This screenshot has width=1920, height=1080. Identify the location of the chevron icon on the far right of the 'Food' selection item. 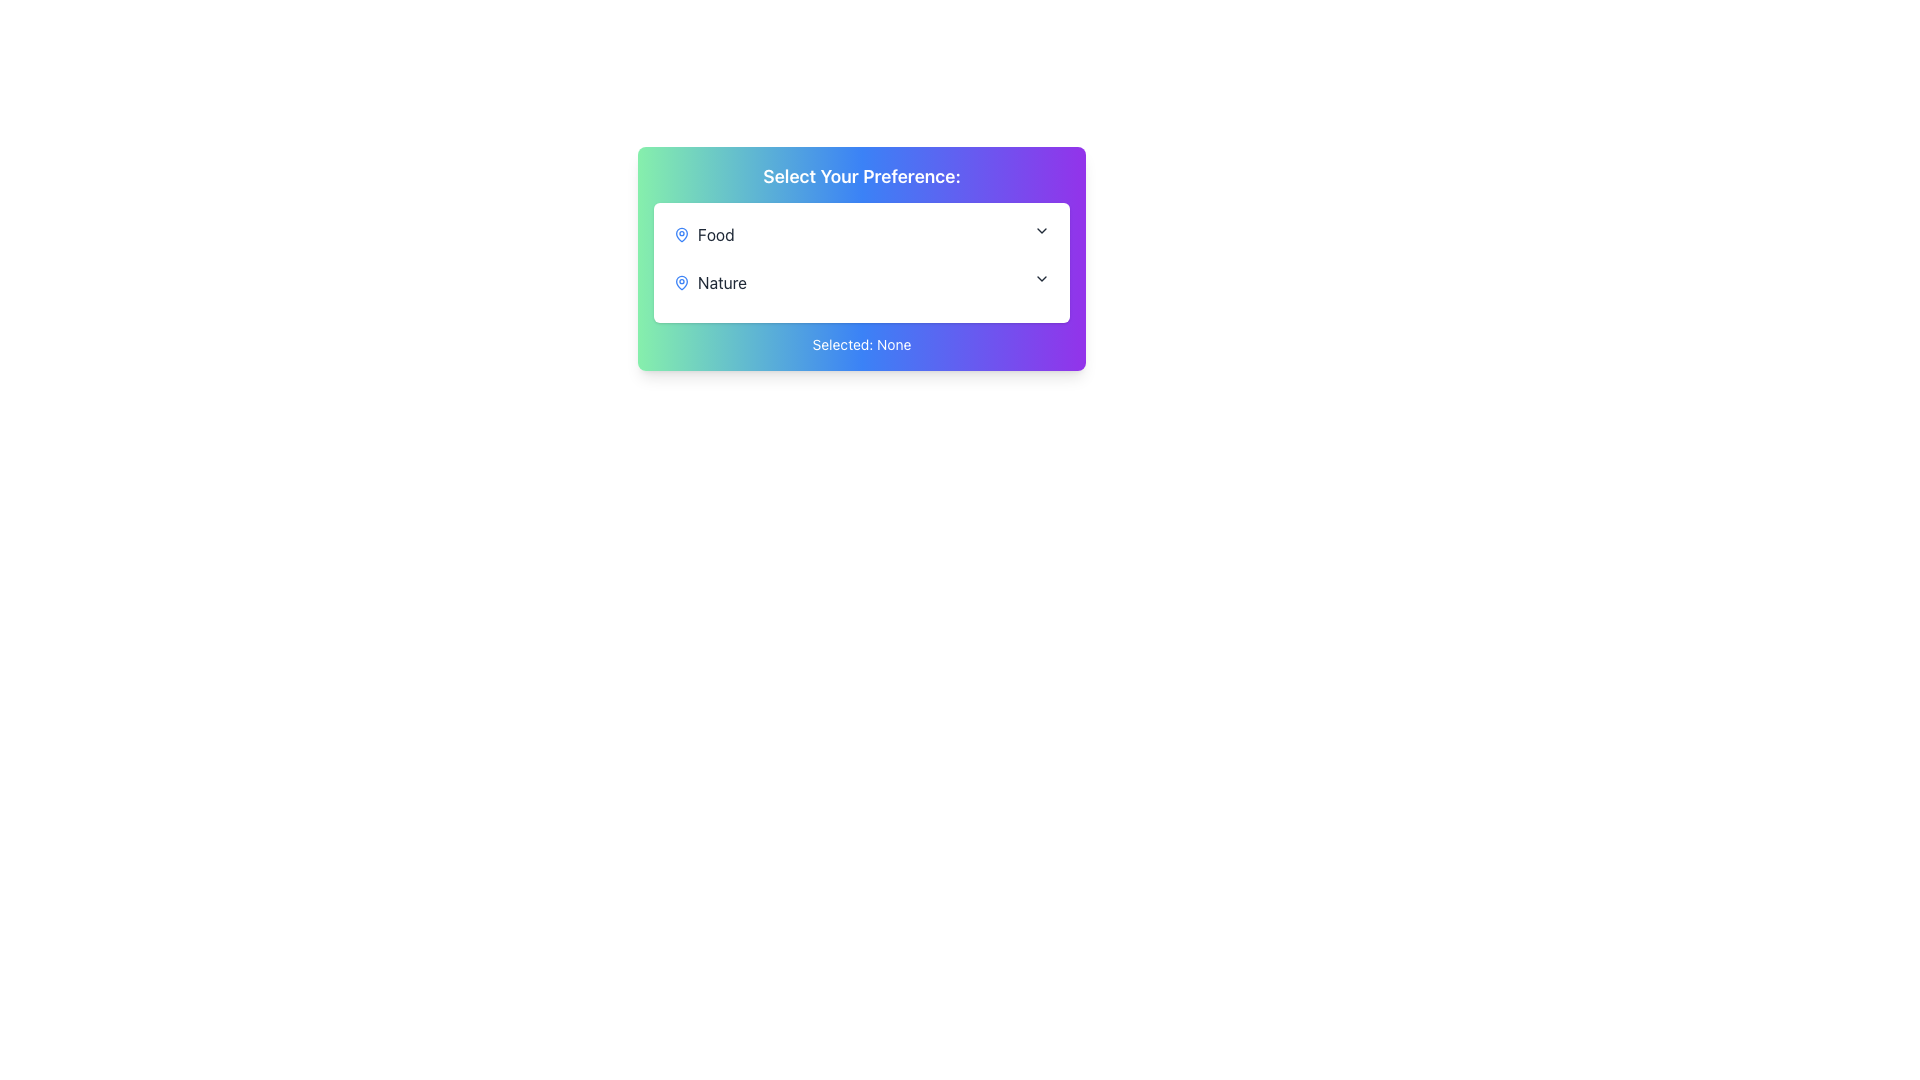
(1040, 230).